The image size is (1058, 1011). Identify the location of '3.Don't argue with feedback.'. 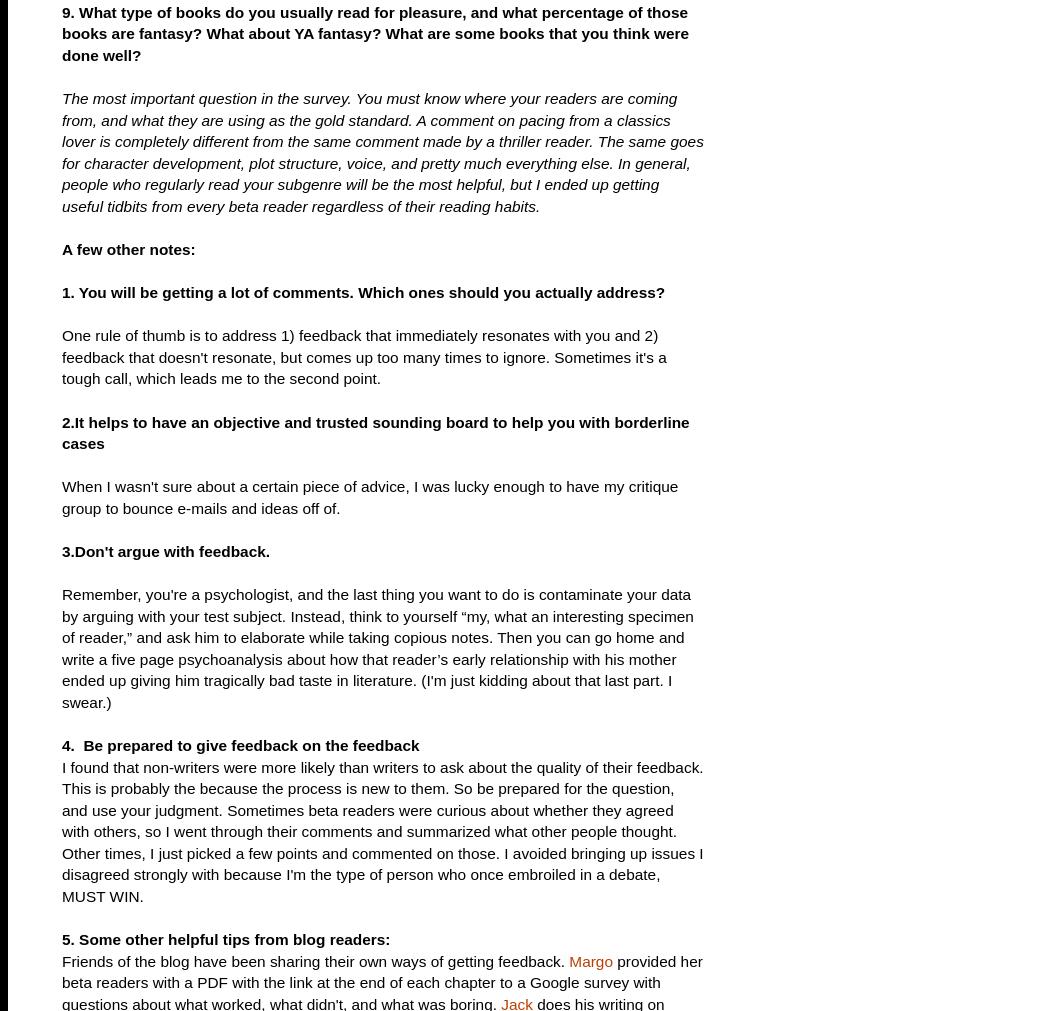
(165, 550).